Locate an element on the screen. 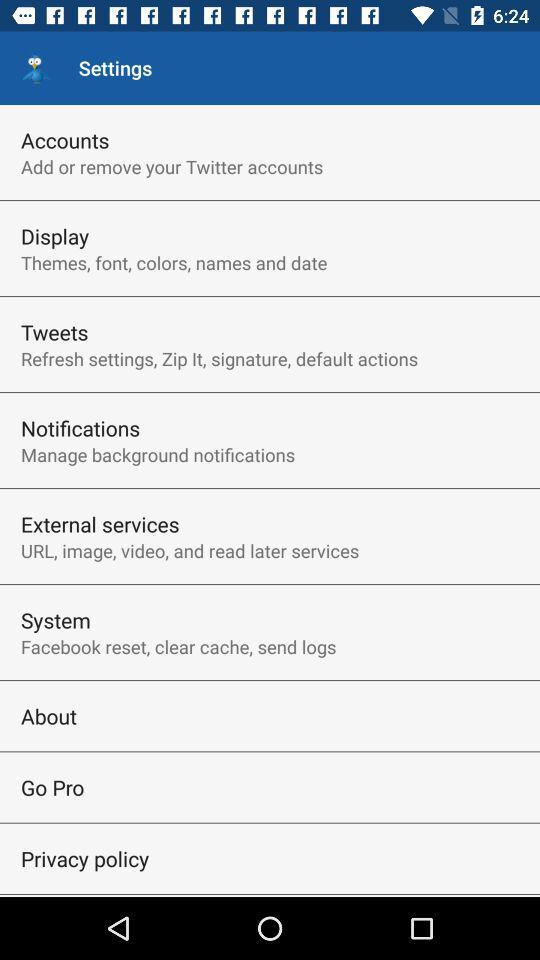  item below the manage background notifications item is located at coordinates (99, 523).